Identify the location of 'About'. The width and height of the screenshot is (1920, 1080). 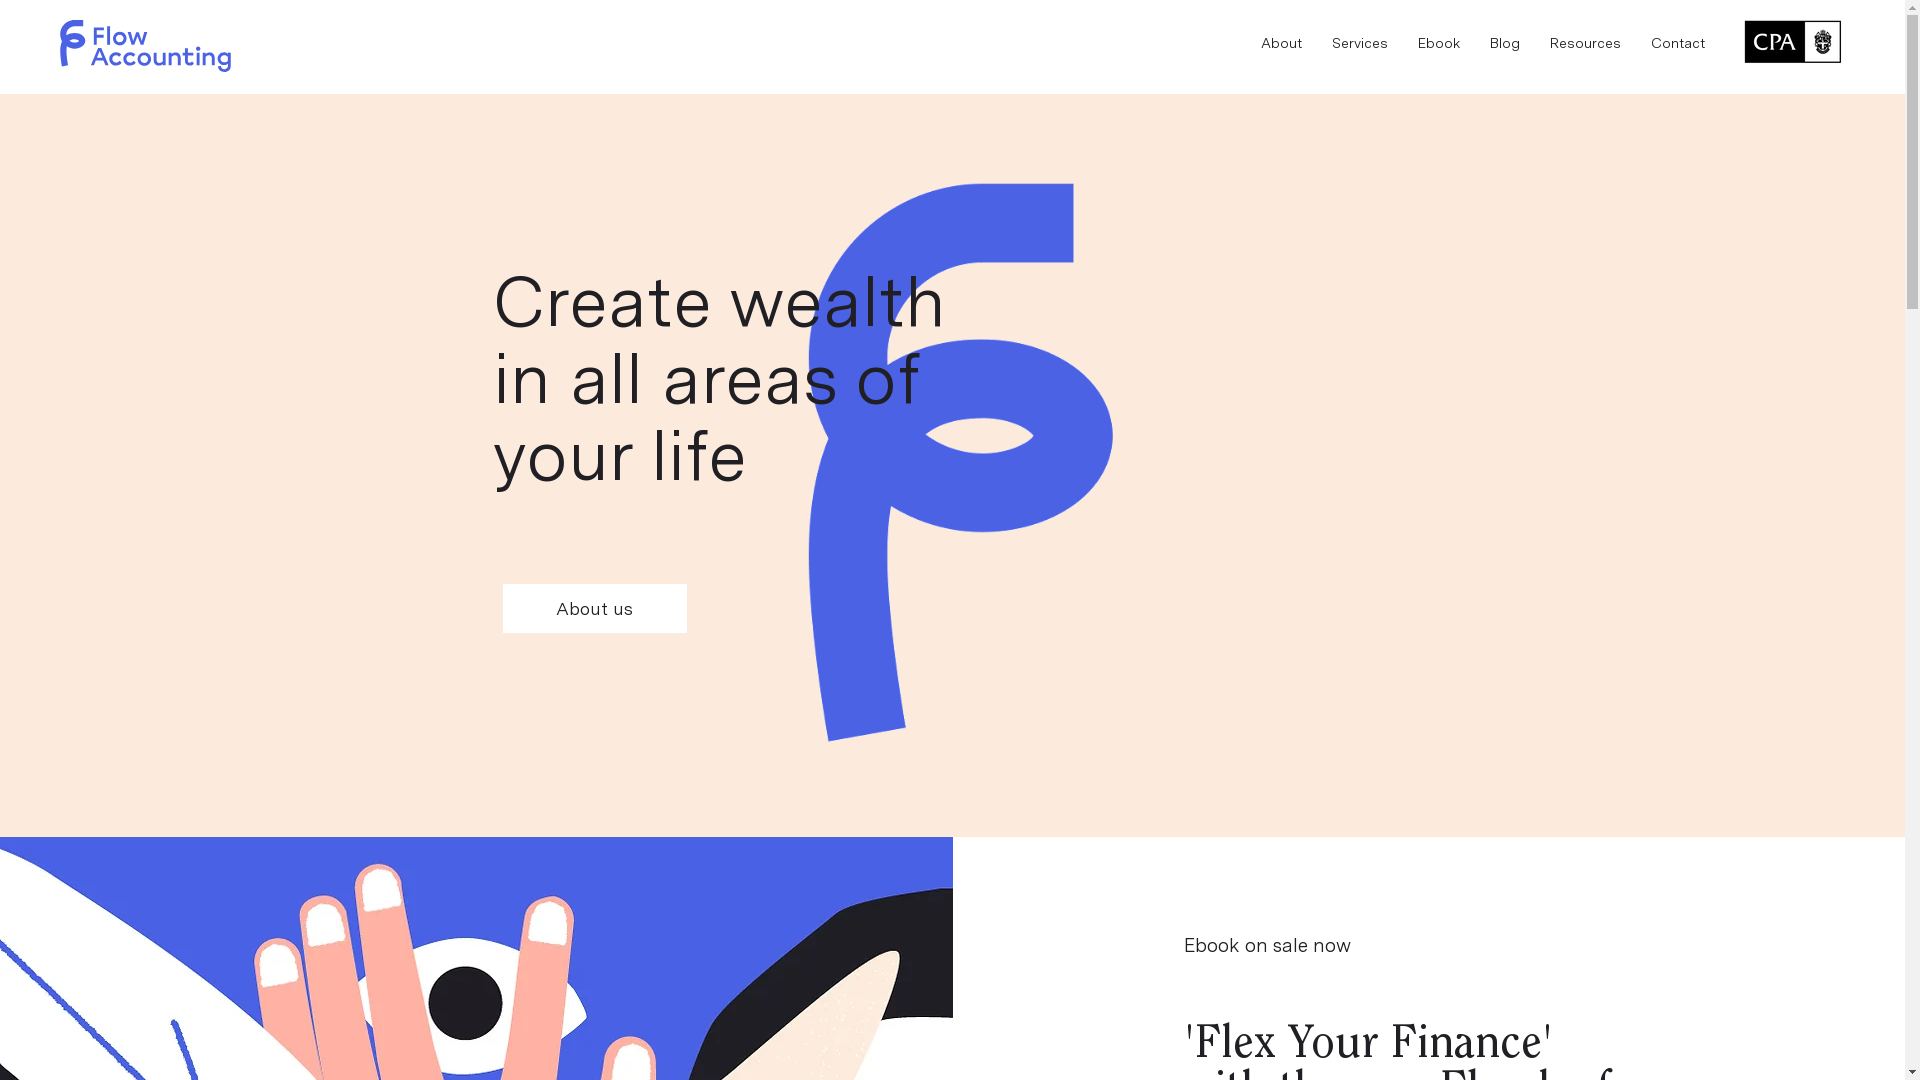
(1281, 43).